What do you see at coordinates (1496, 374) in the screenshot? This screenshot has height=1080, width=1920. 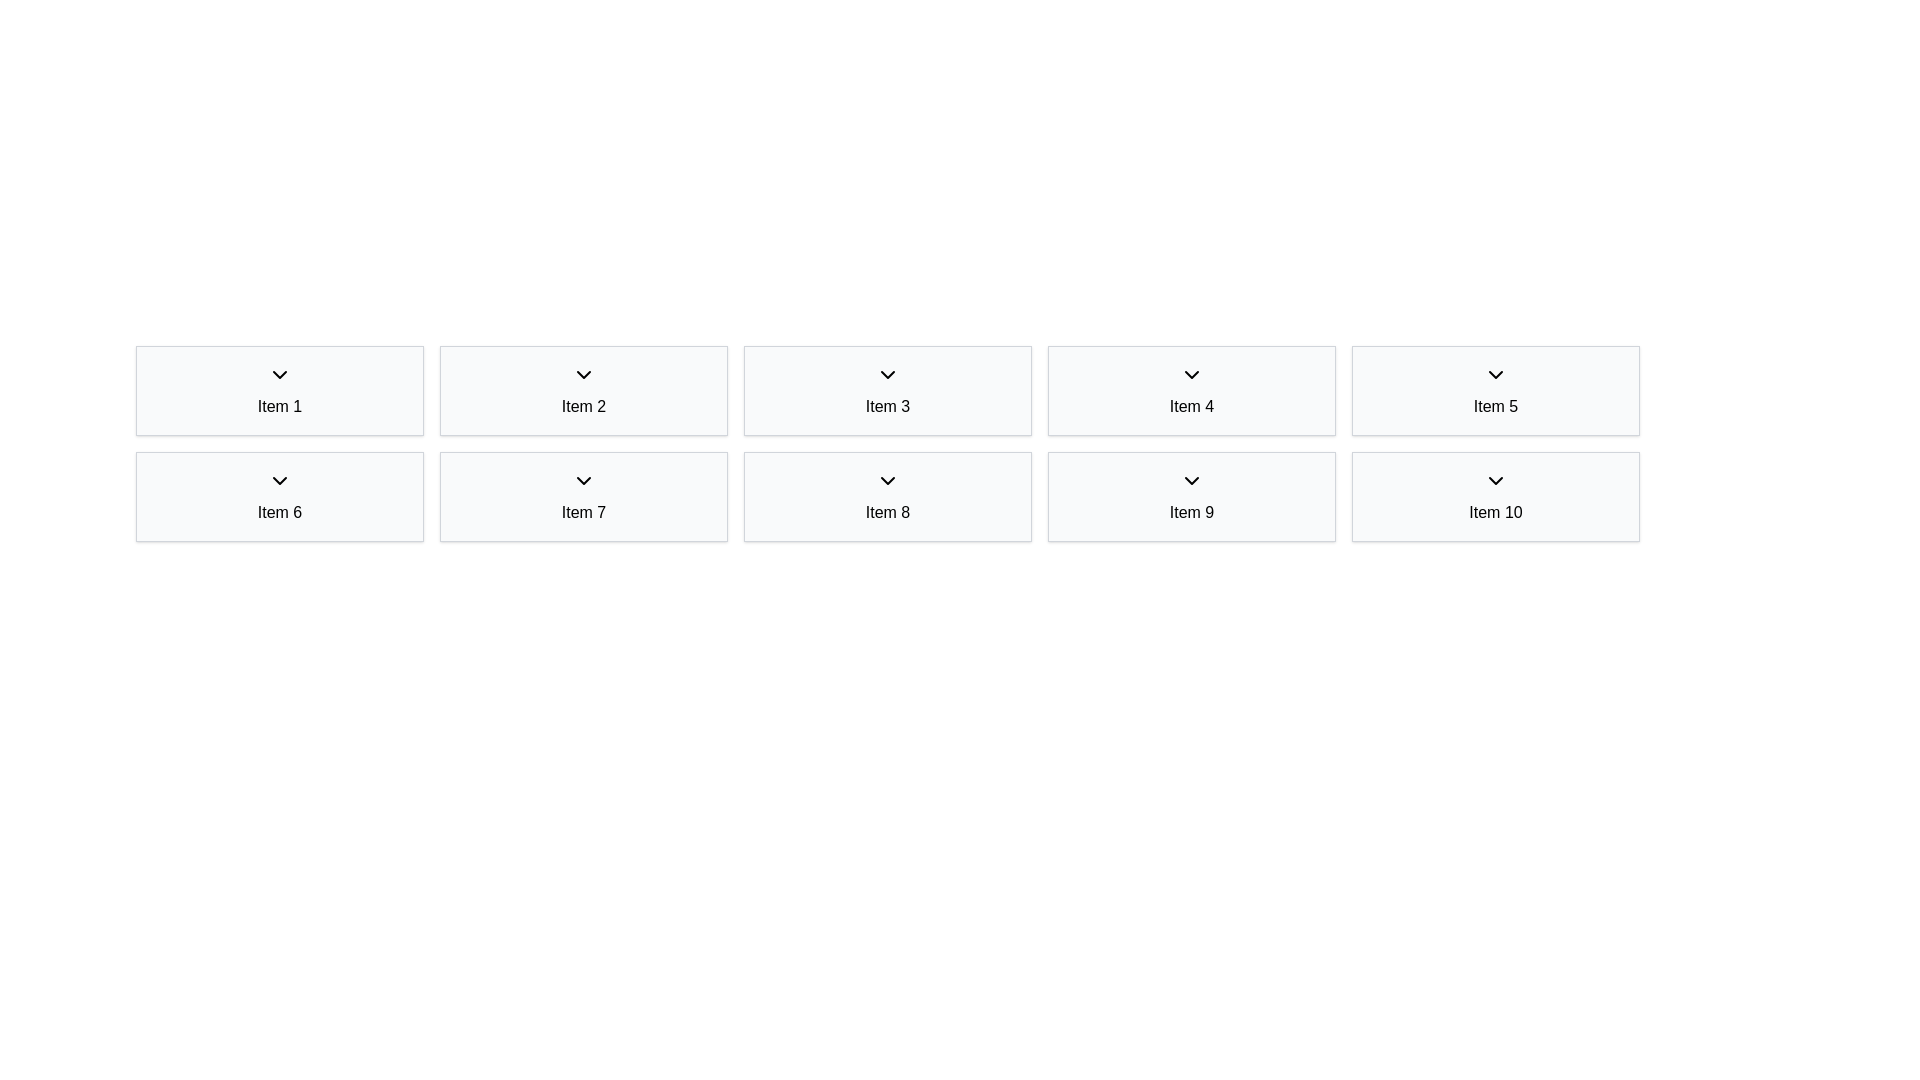 I see `the downward-pointing chevron icon located at the top of the card labeled 'Item 5'` at bounding box center [1496, 374].